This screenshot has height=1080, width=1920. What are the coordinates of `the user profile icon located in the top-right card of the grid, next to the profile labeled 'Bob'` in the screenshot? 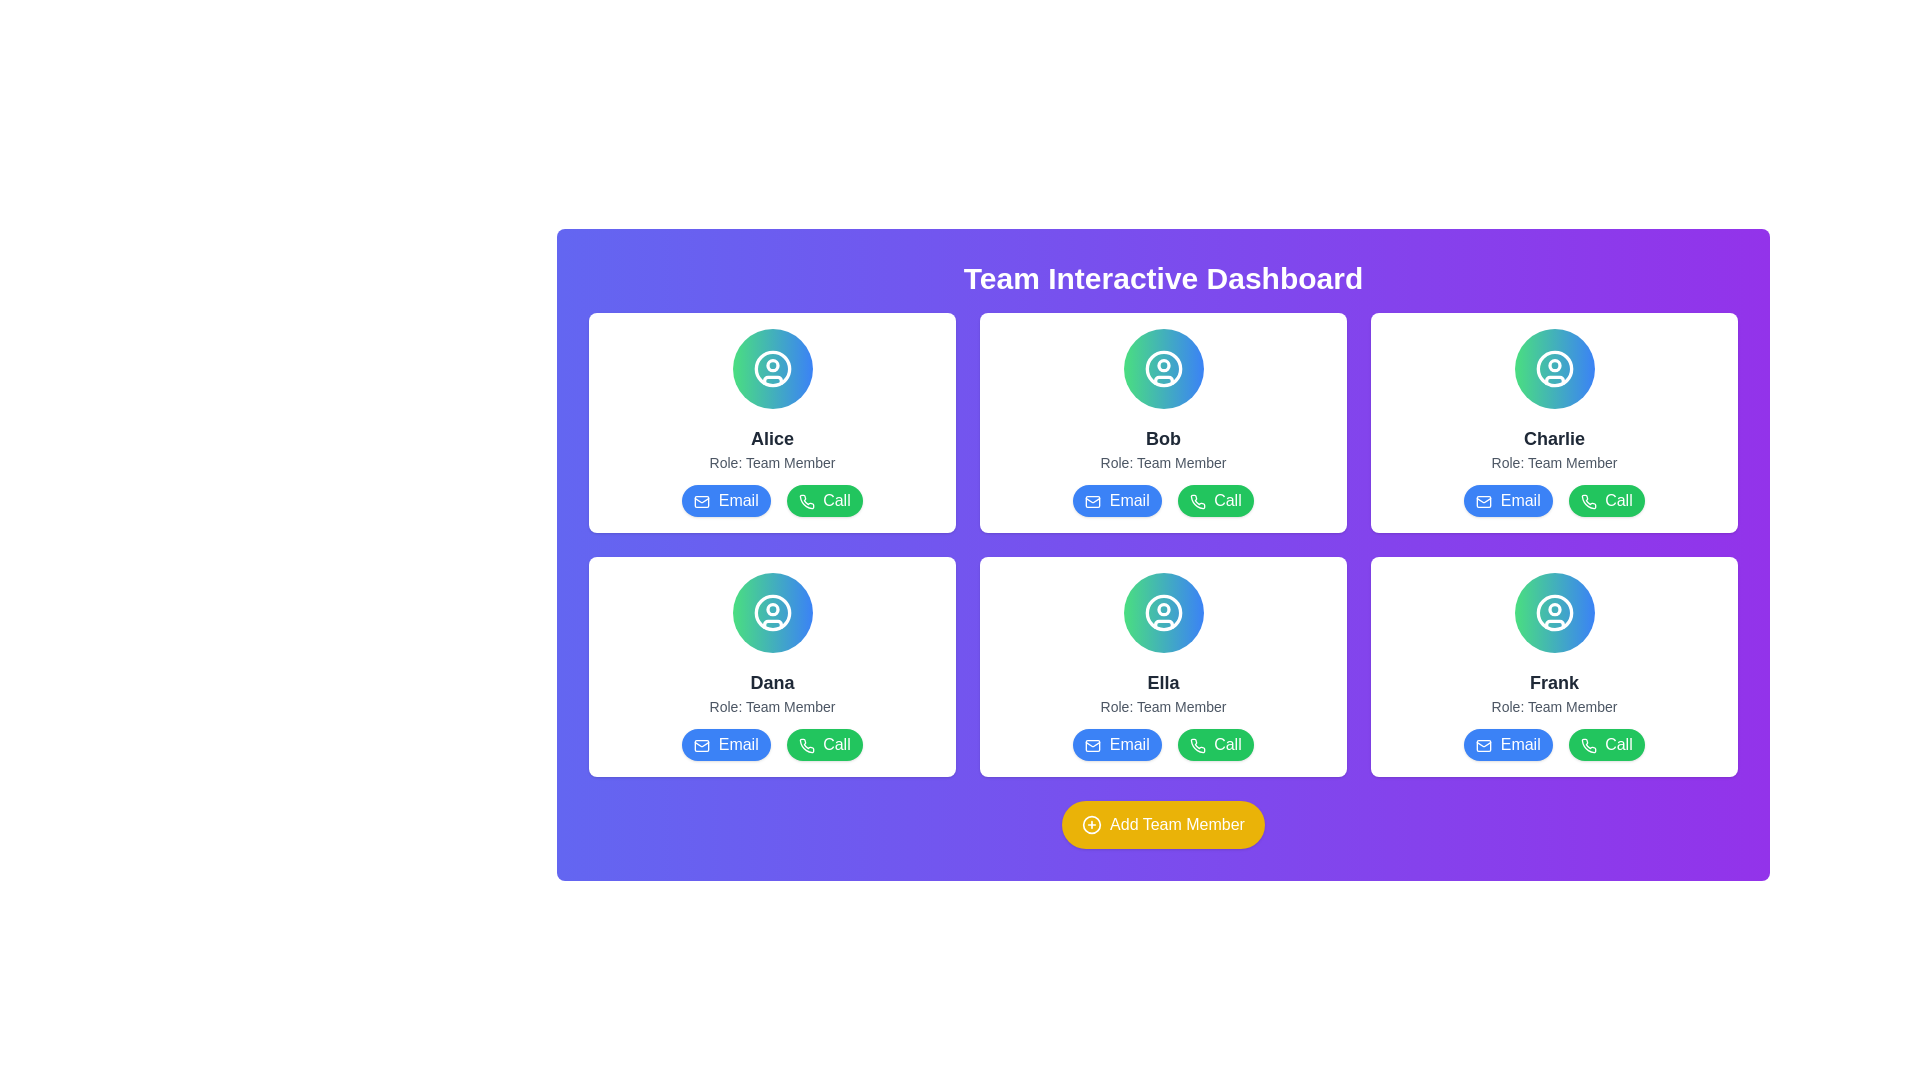 It's located at (1163, 369).